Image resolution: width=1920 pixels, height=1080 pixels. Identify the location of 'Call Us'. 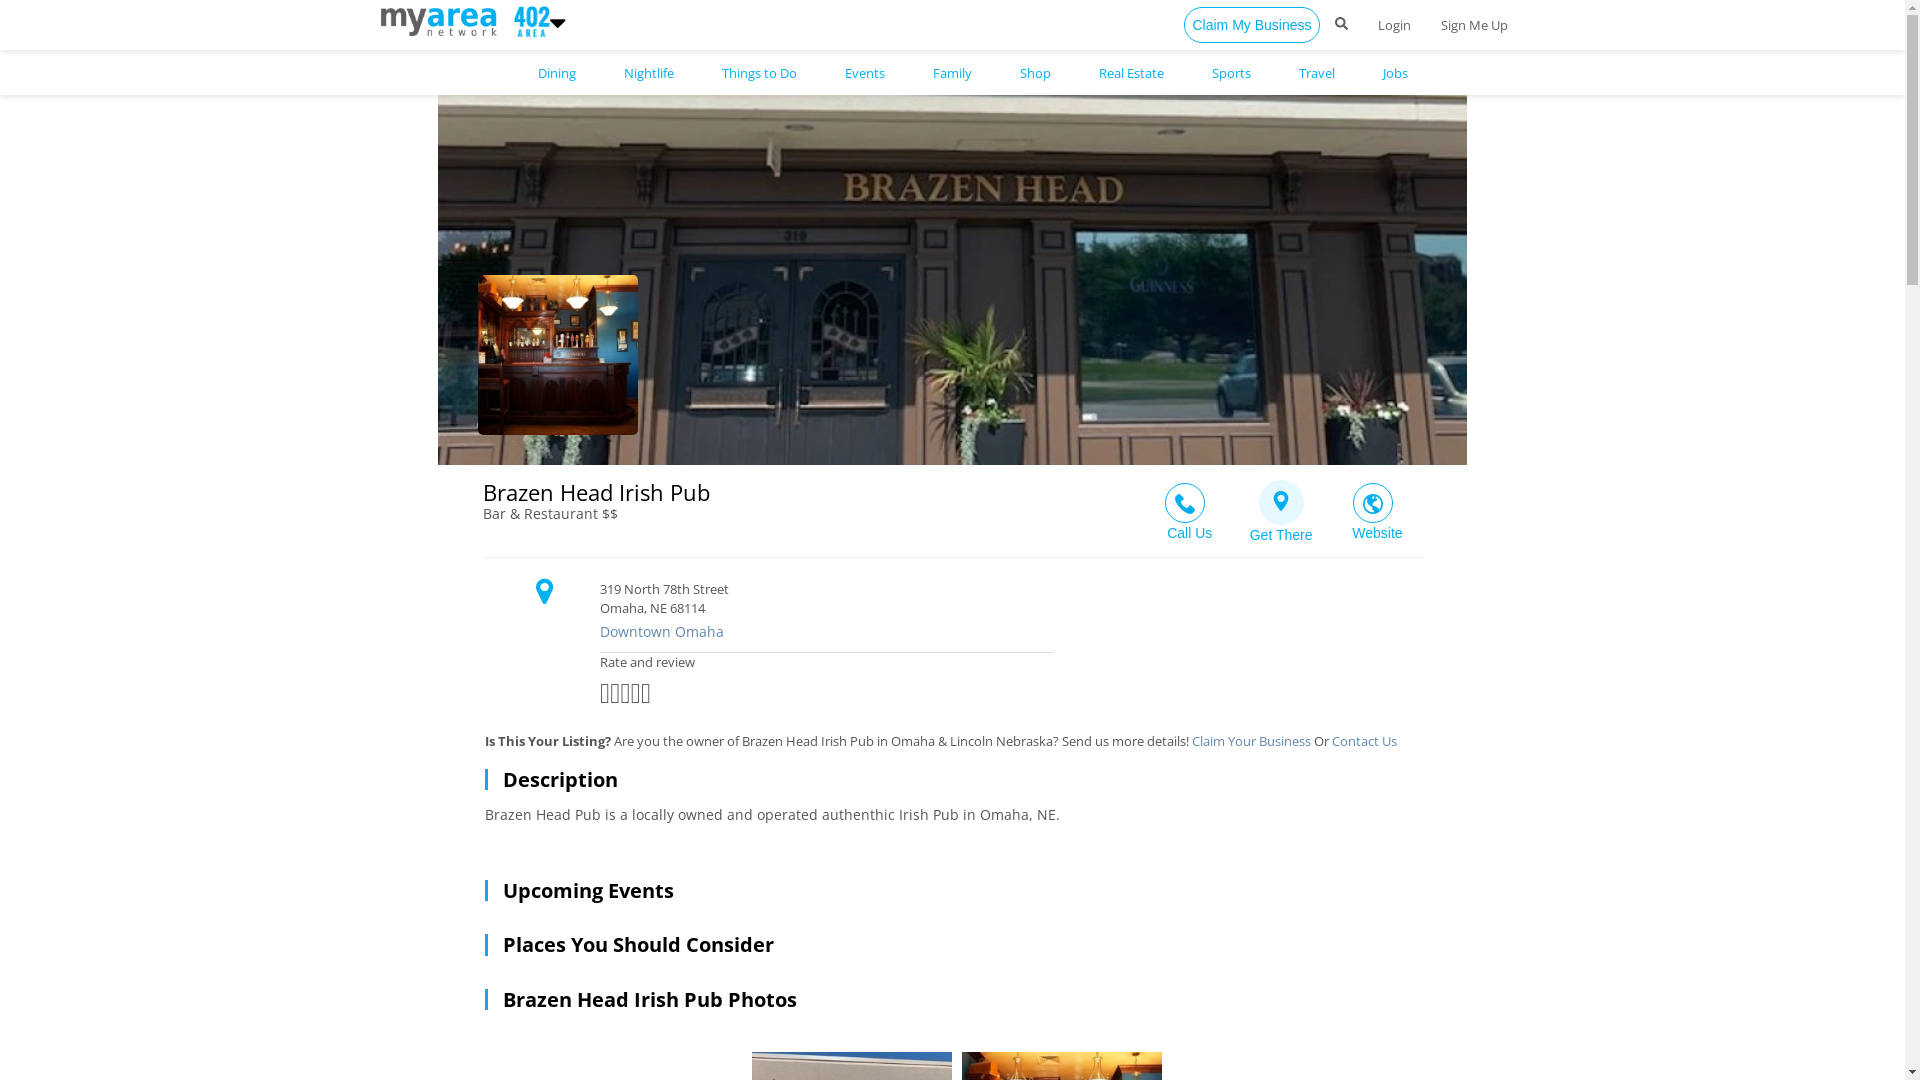
(1140, 504).